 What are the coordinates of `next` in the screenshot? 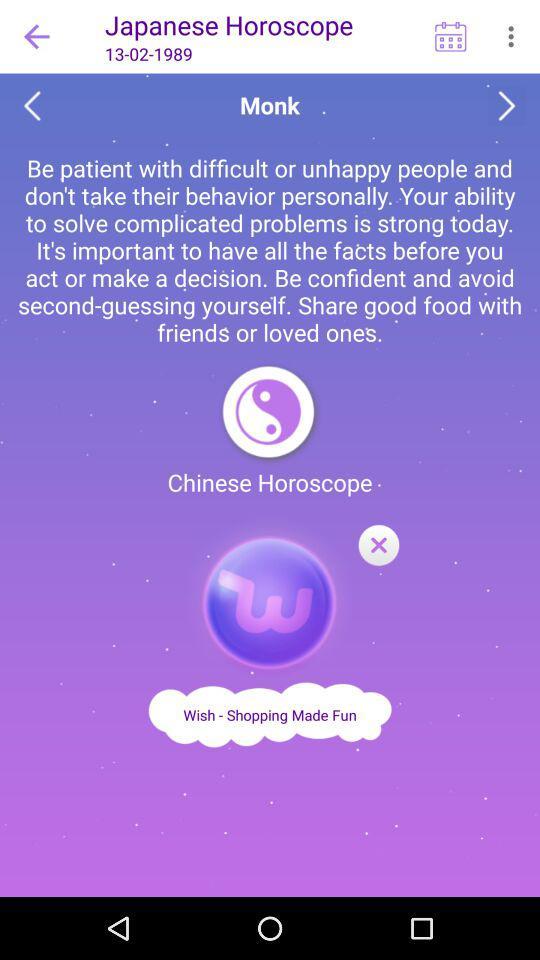 It's located at (507, 106).